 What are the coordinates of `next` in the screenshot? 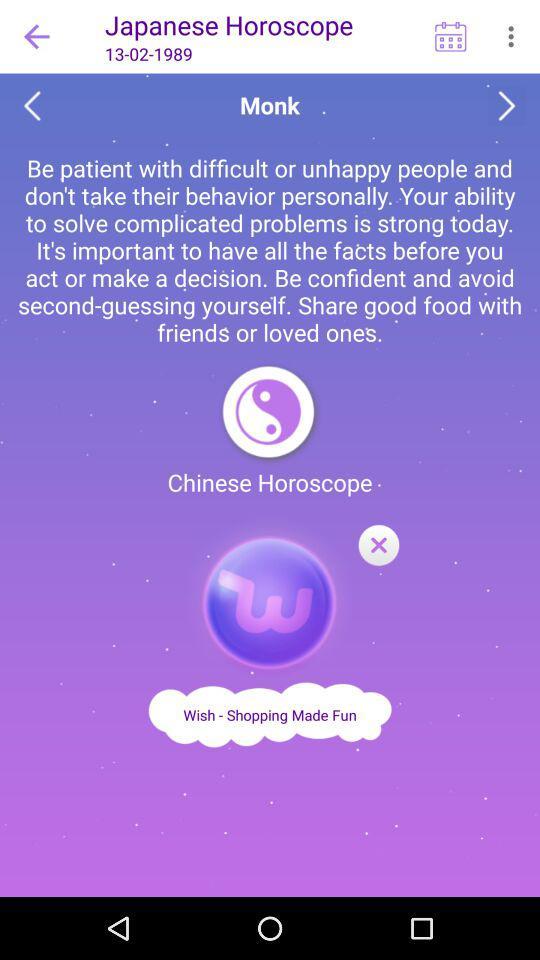 It's located at (507, 106).